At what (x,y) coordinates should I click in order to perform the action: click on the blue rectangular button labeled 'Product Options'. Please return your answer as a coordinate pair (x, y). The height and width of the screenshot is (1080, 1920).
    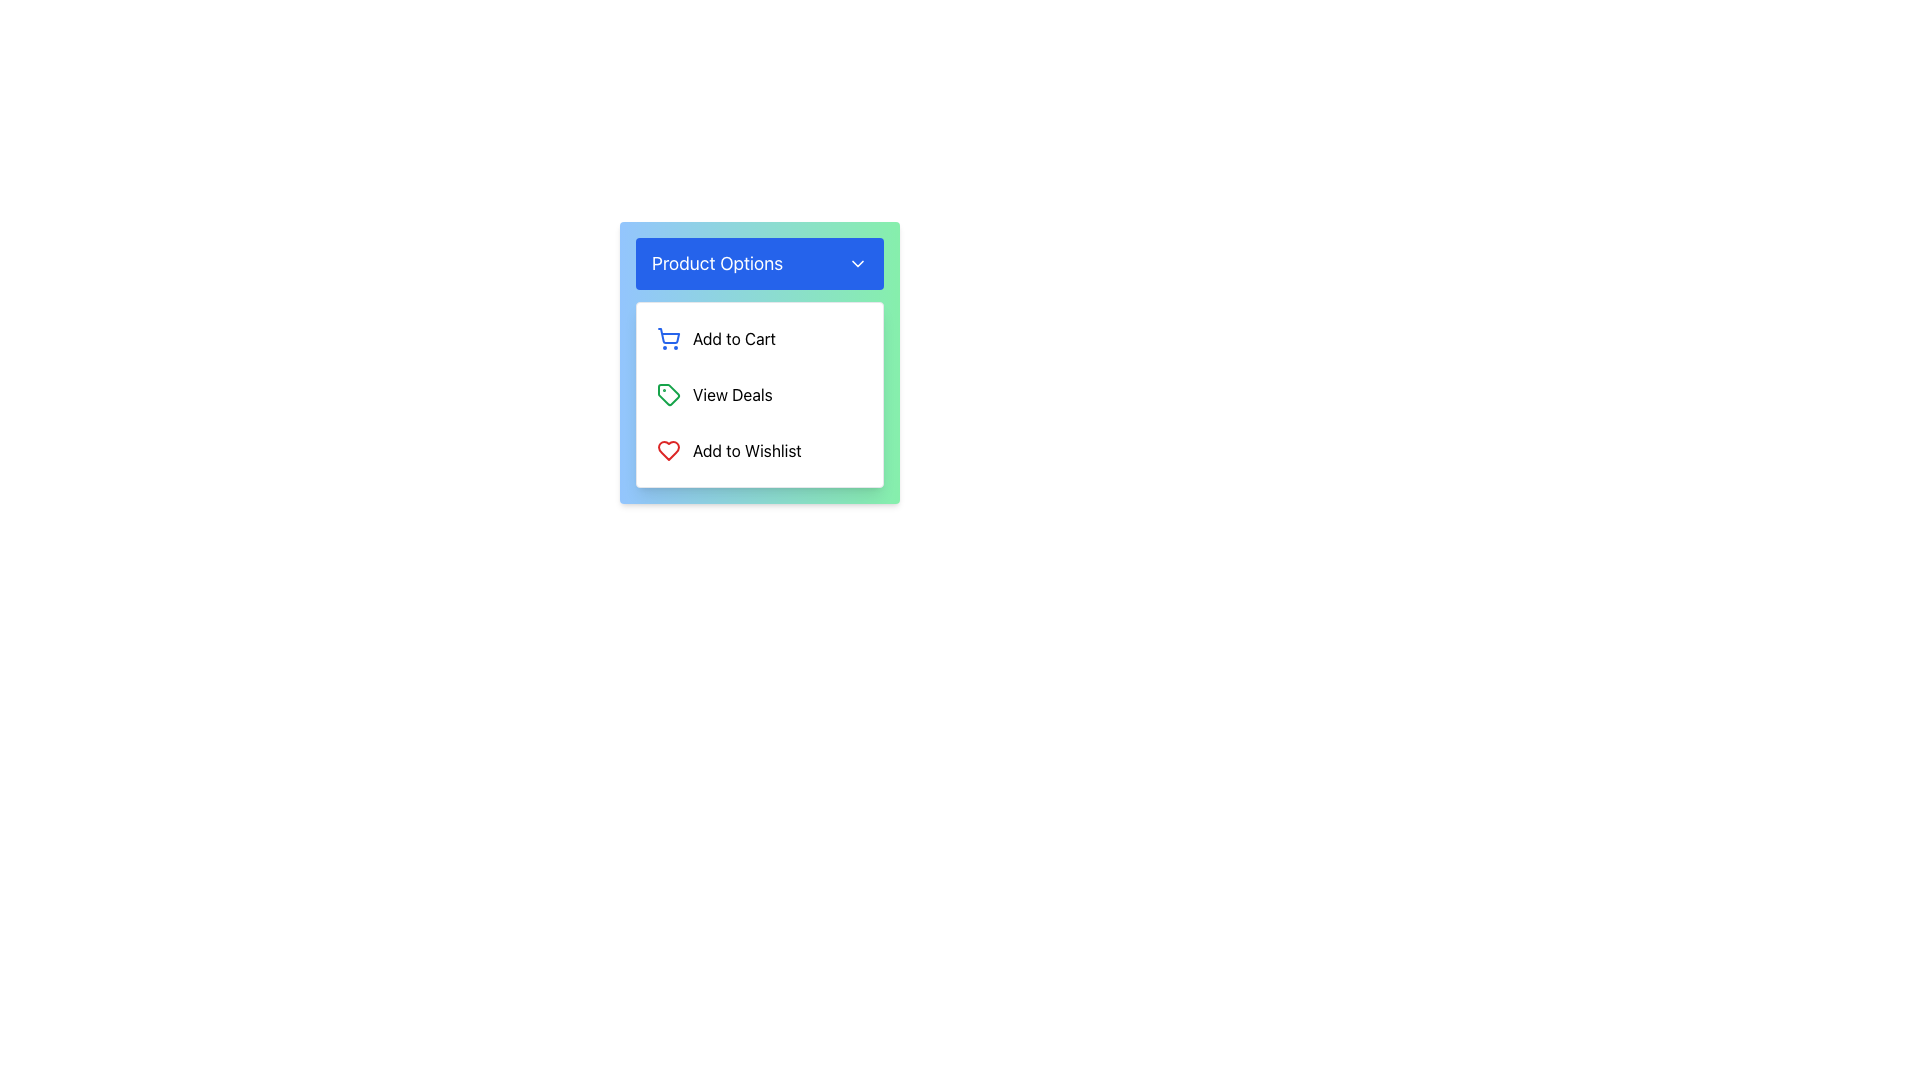
    Looking at the image, I should click on (758, 262).